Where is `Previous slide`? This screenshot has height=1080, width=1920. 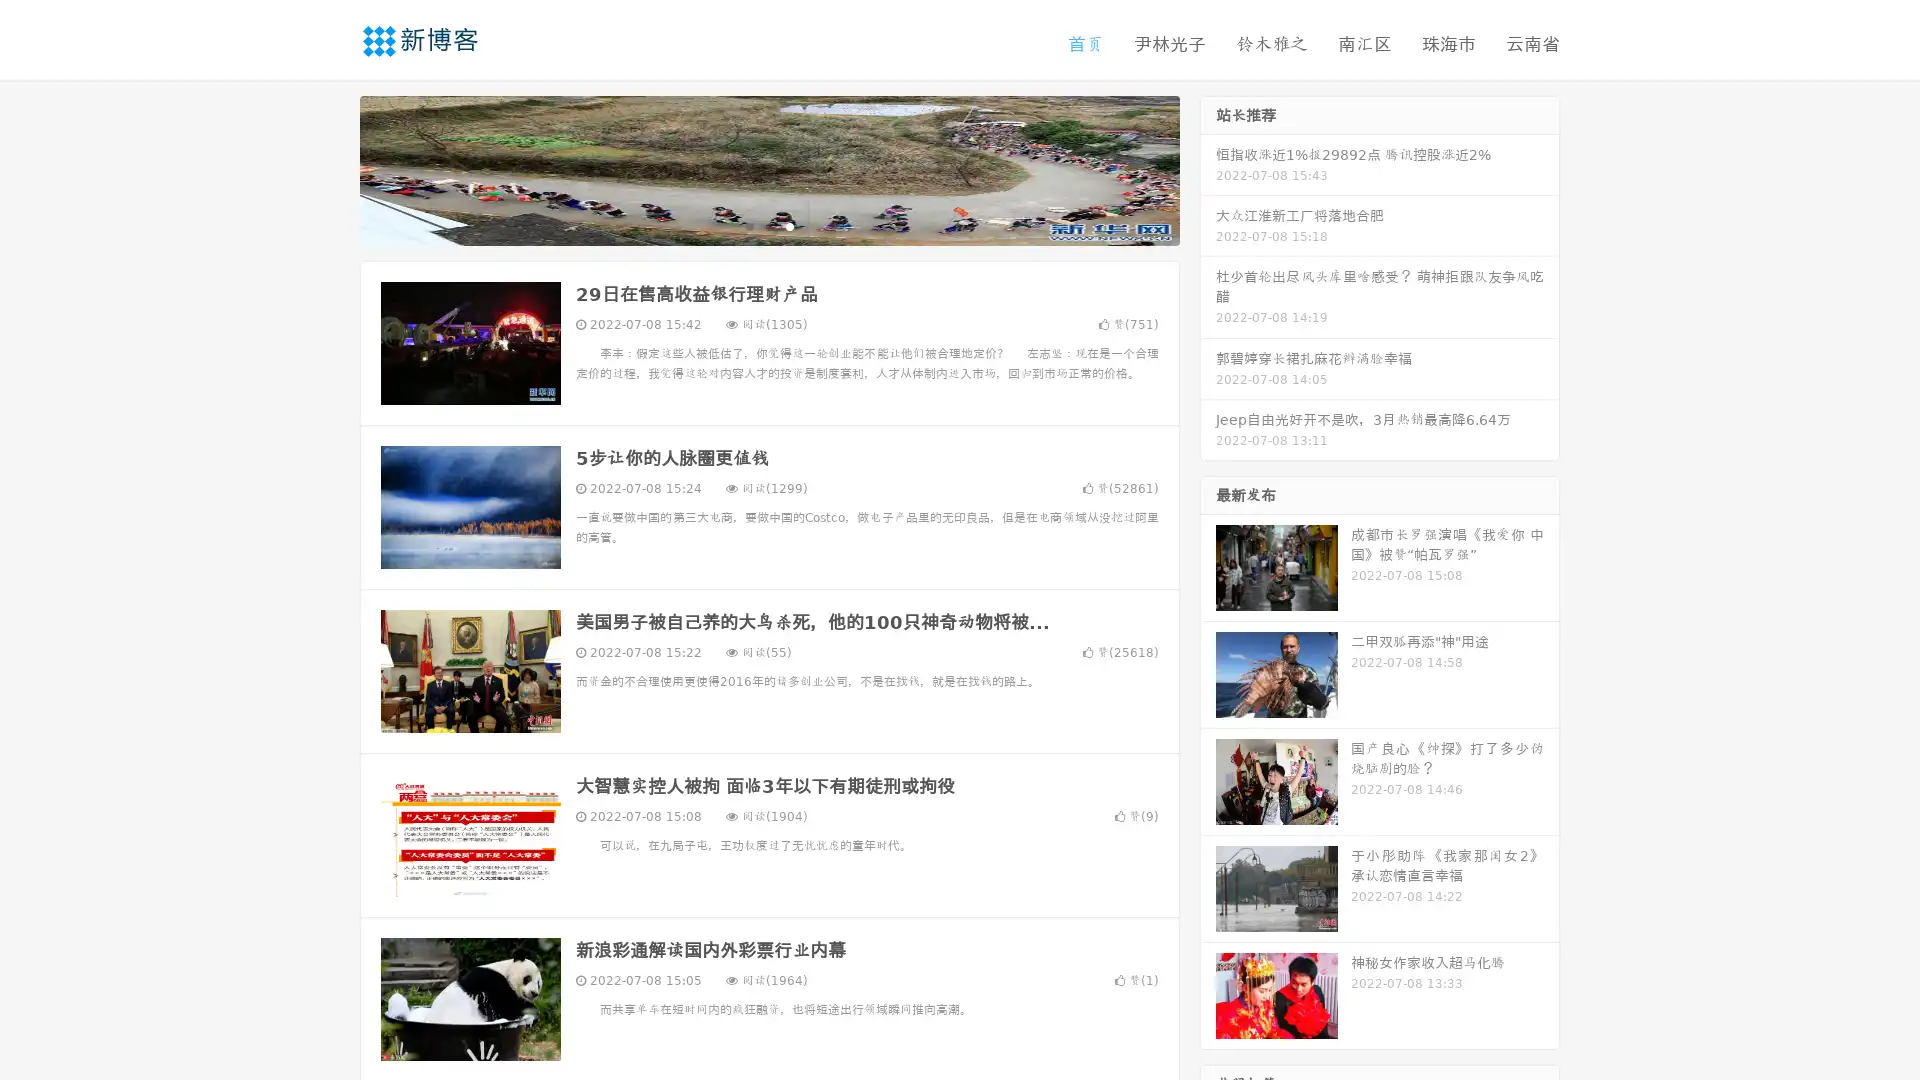 Previous slide is located at coordinates (330, 168).